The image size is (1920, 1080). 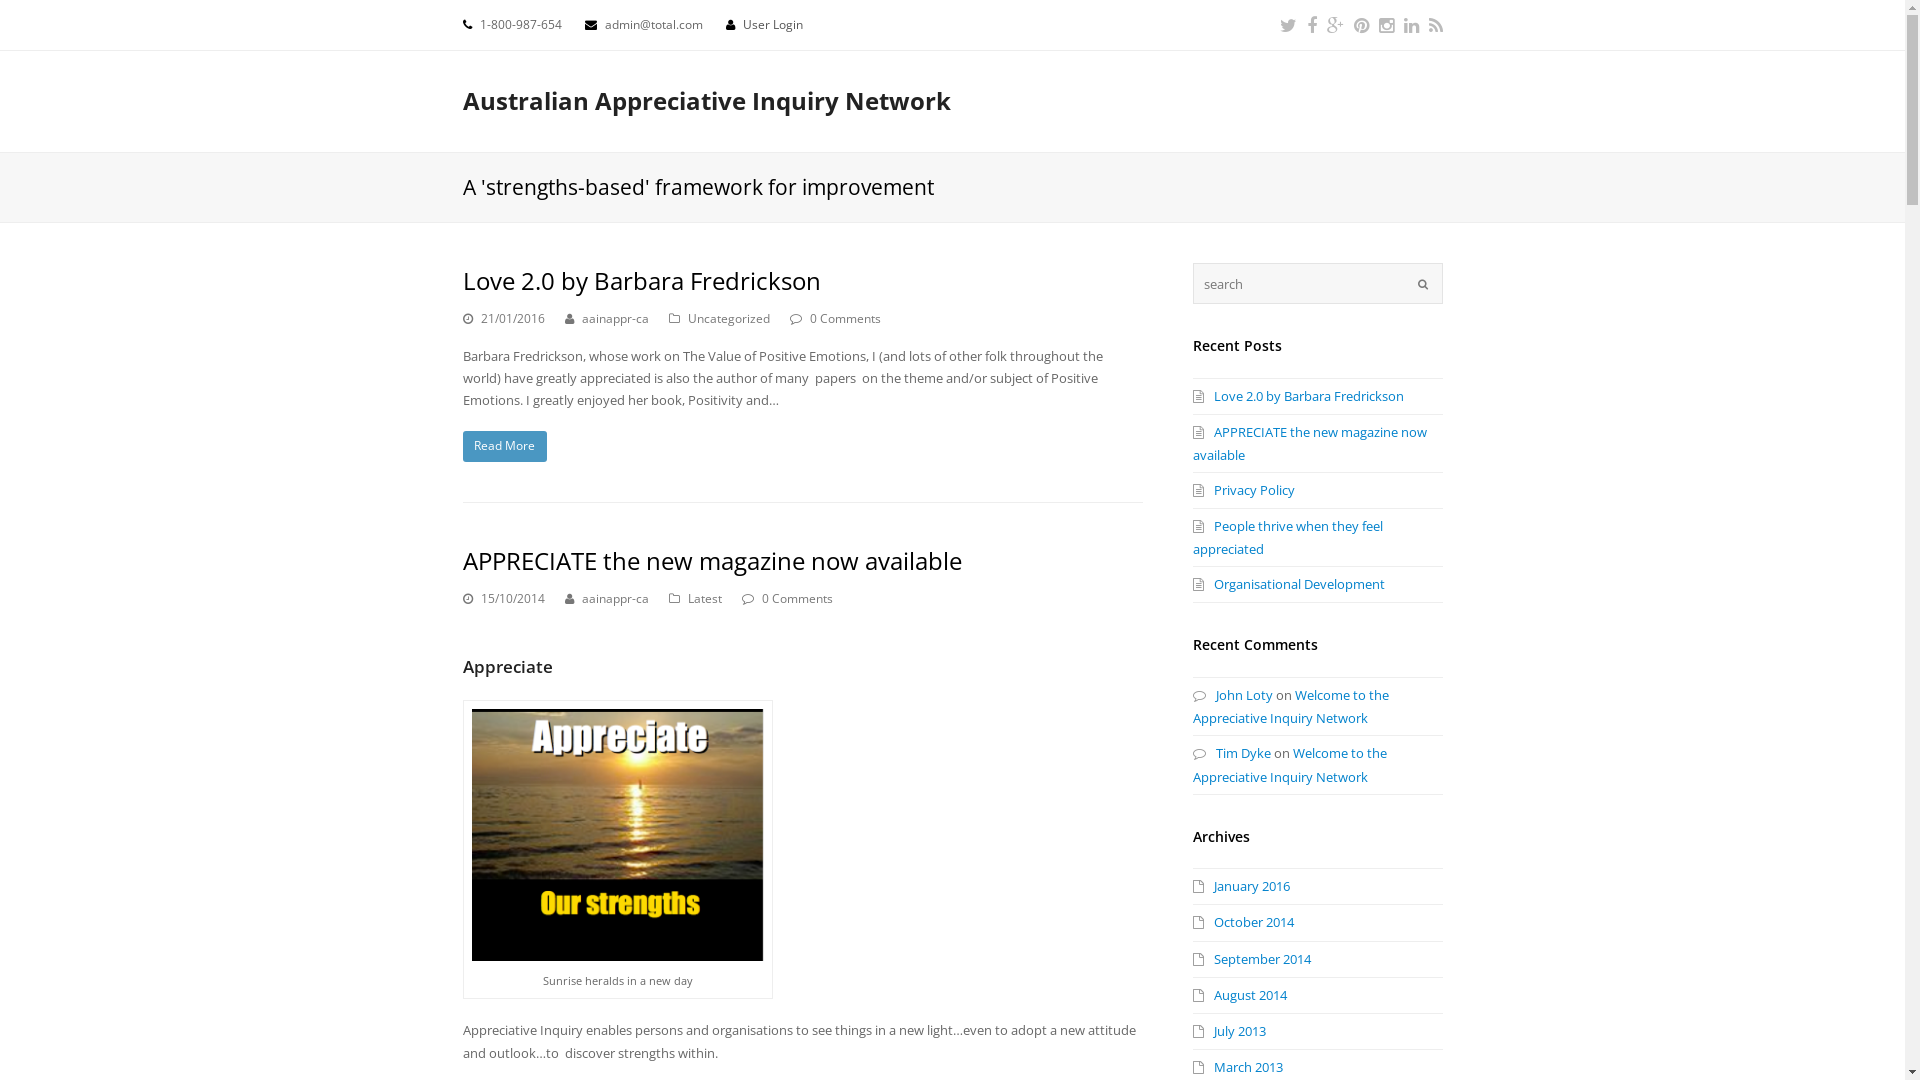 What do you see at coordinates (1242, 489) in the screenshot?
I see `'Privacy Policy'` at bounding box center [1242, 489].